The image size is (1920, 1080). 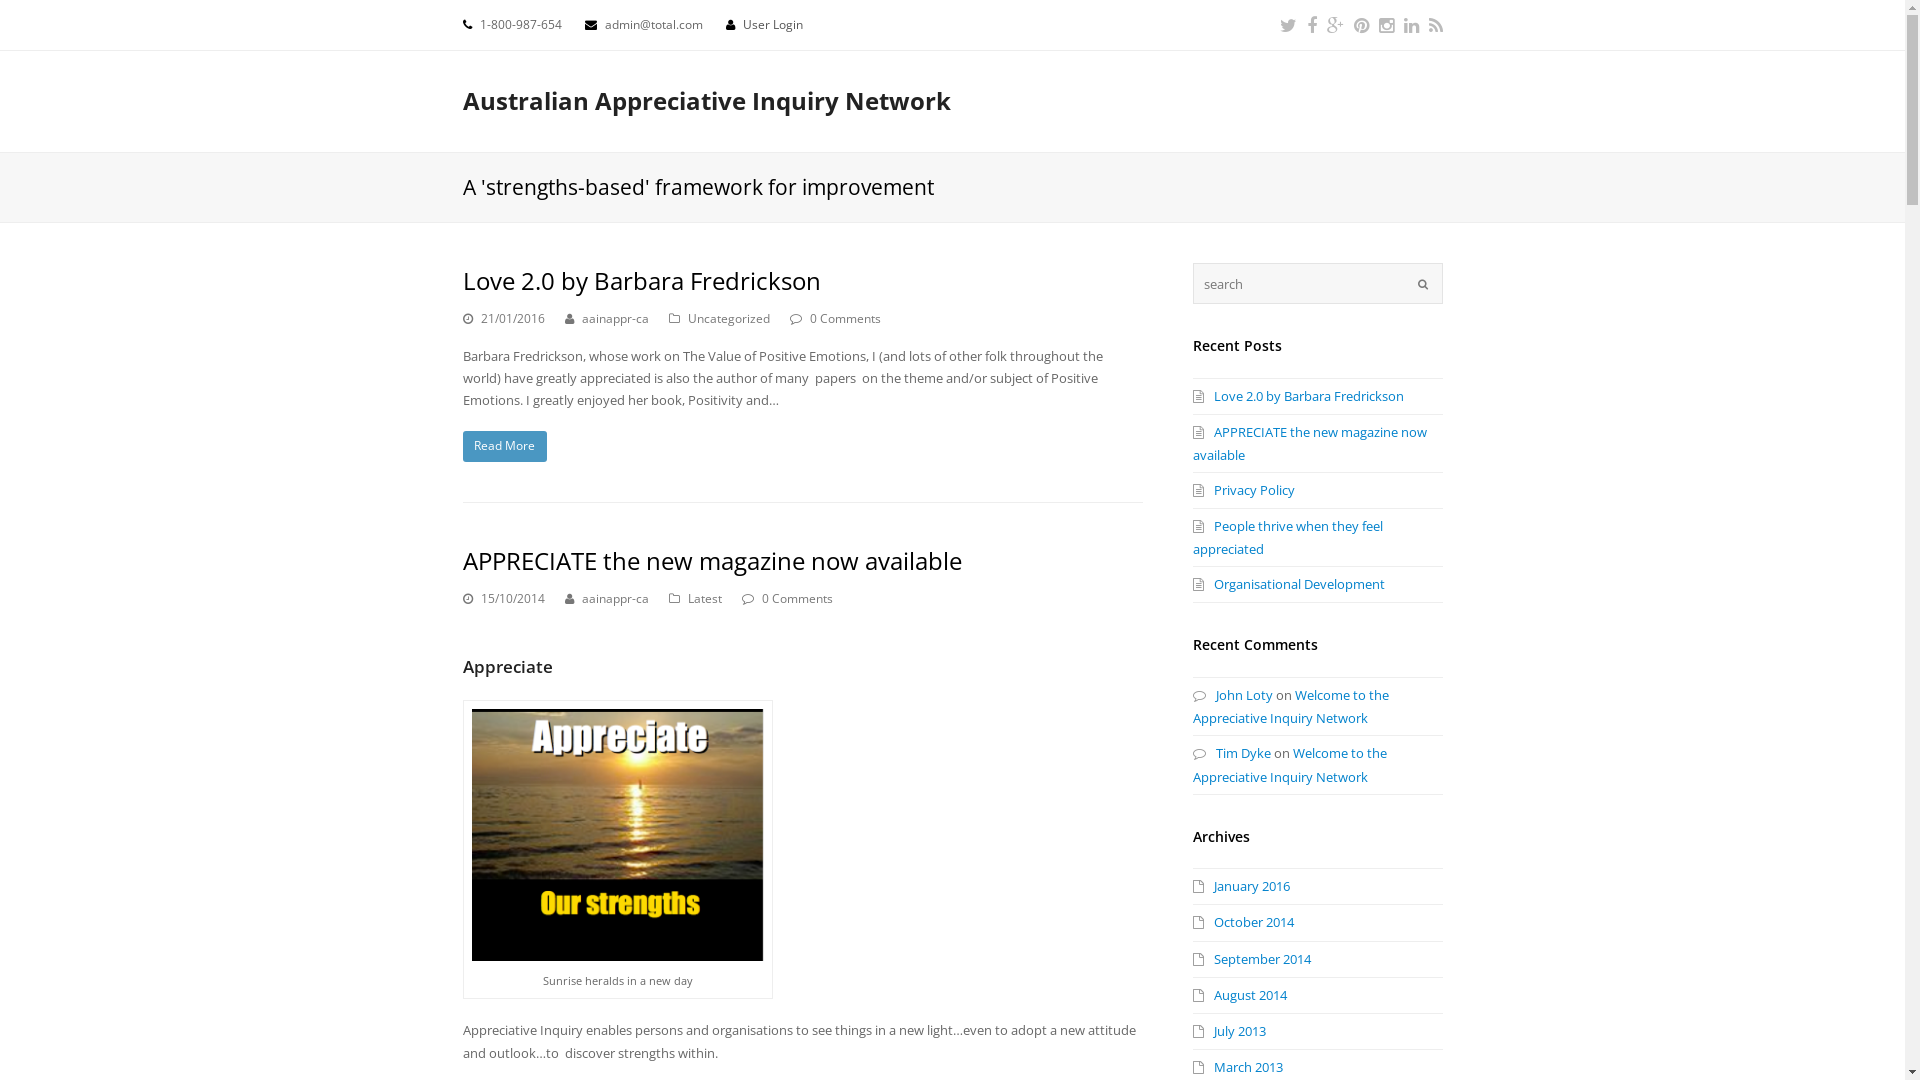 What do you see at coordinates (1242, 489) in the screenshot?
I see `'Privacy Policy'` at bounding box center [1242, 489].